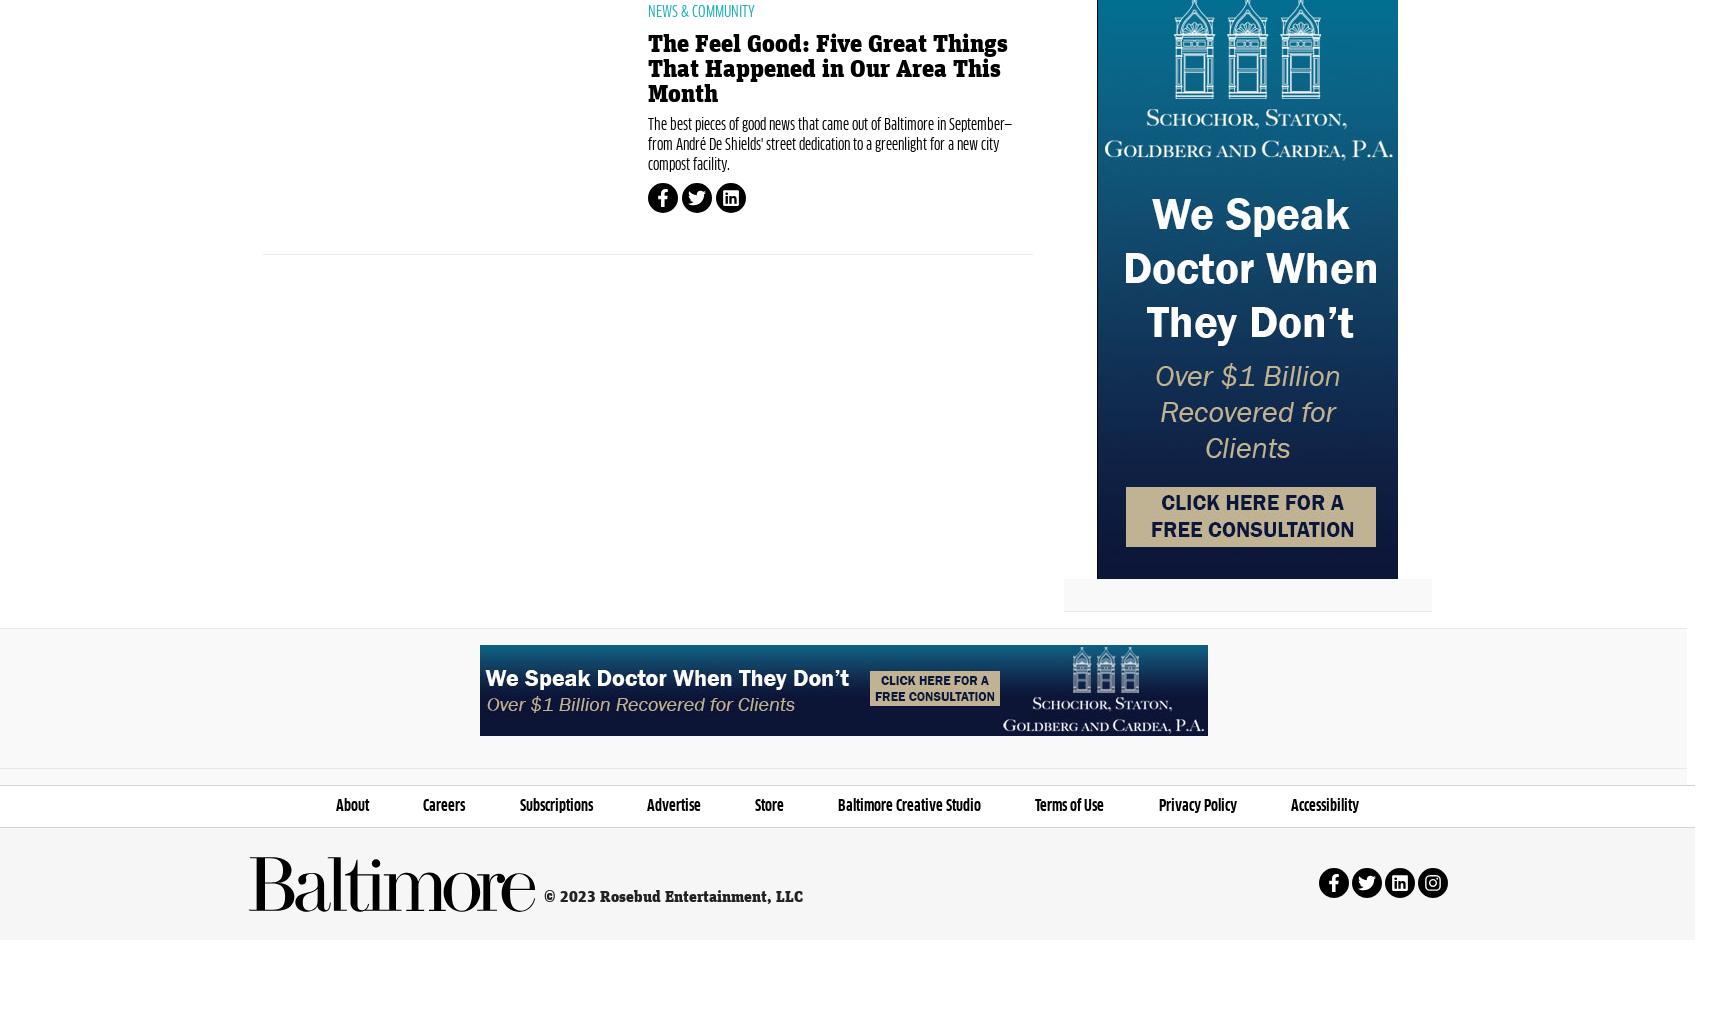  I want to click on 'Privacy Policy', so click(1157, 899).